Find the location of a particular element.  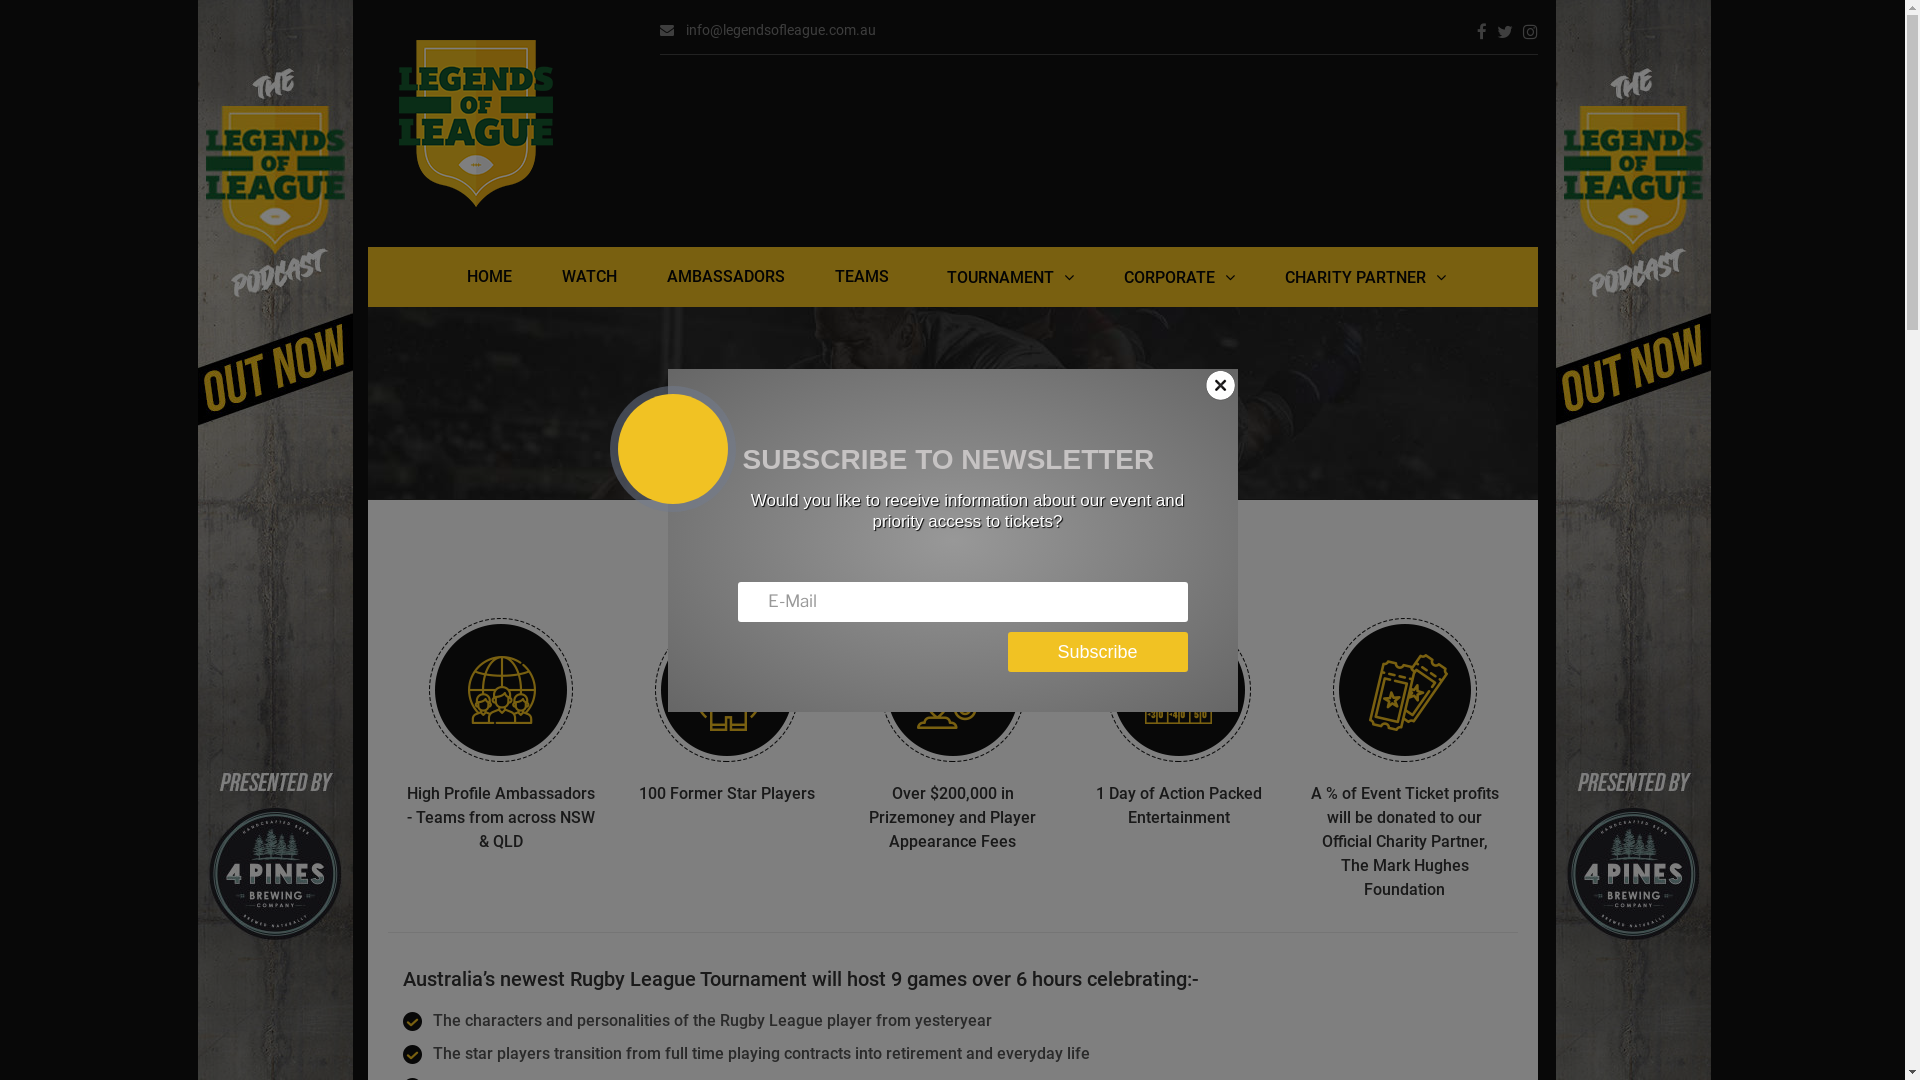

'TEAMS' is located at coordinates (862, 277).